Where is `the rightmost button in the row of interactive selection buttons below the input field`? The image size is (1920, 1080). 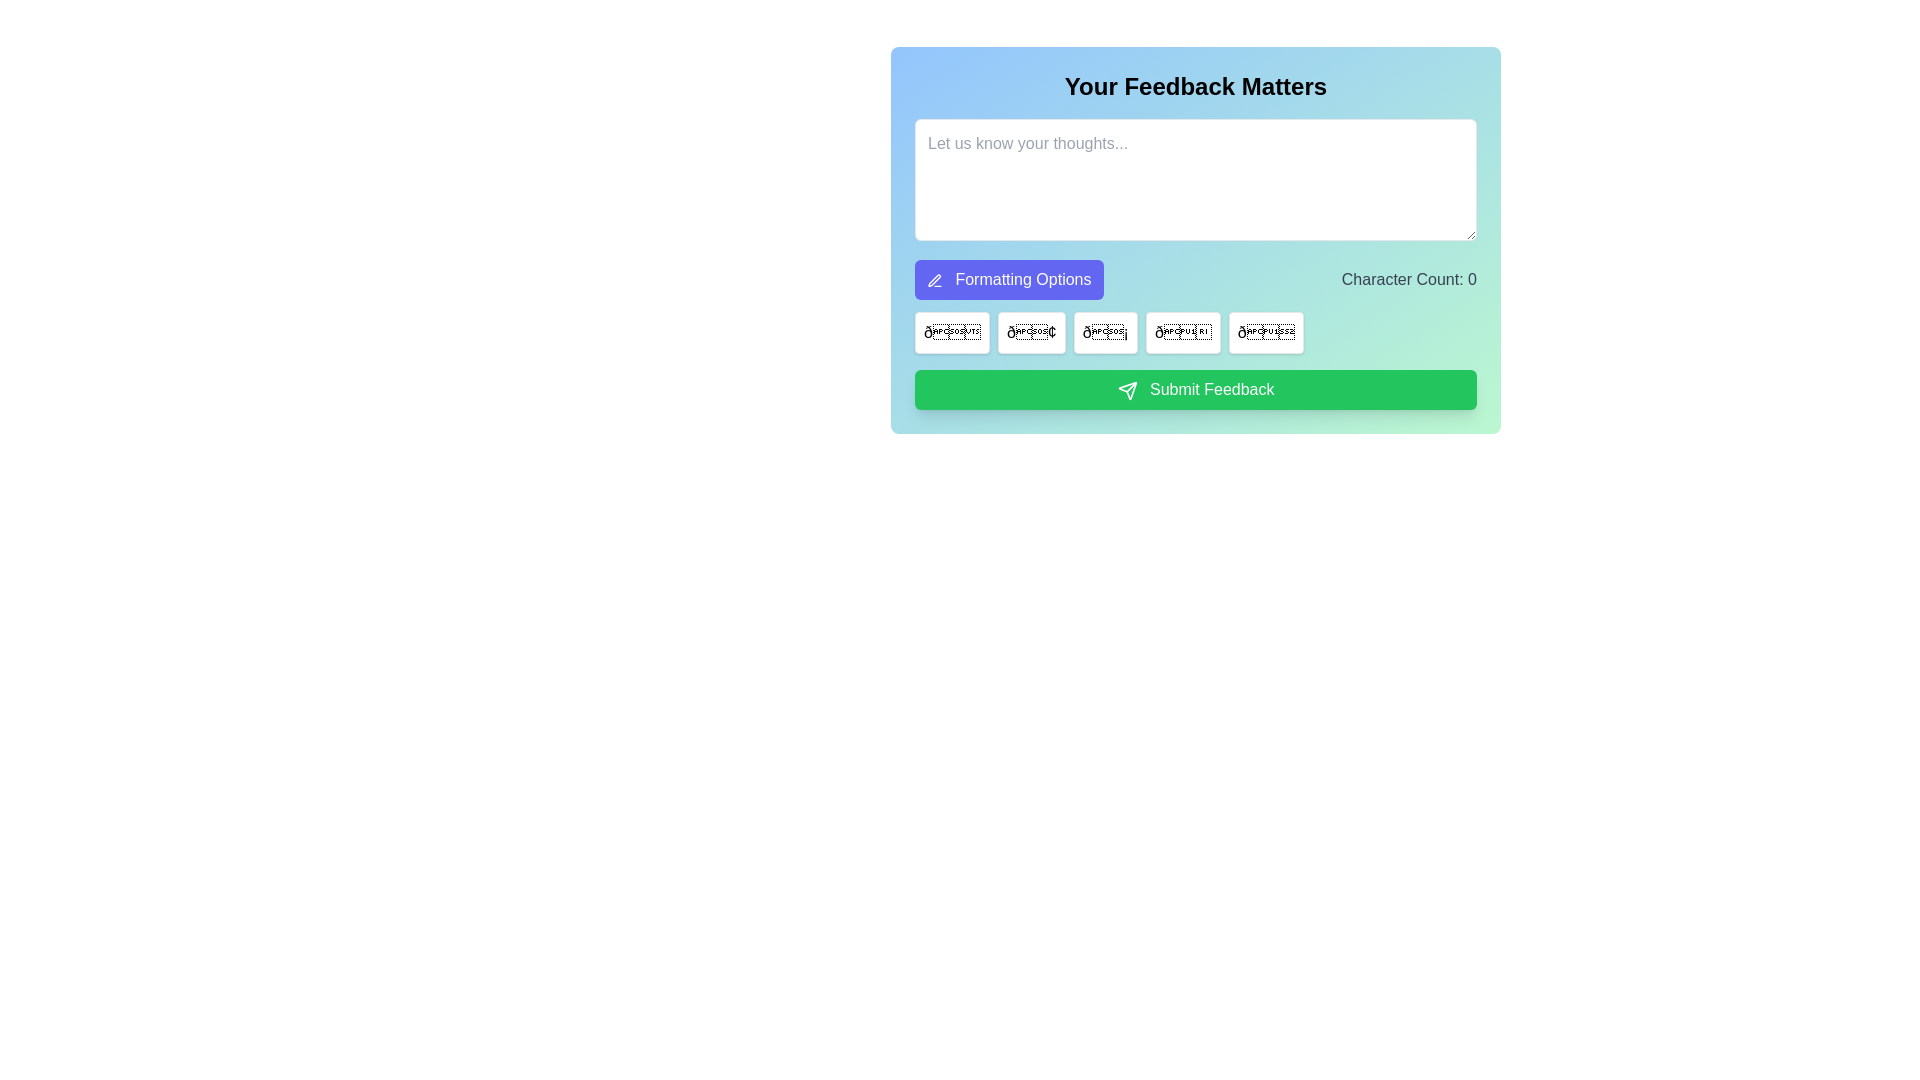
the rightmost button in the row of interactive selection buttons below the input field is located at coordinates (1265, 331).